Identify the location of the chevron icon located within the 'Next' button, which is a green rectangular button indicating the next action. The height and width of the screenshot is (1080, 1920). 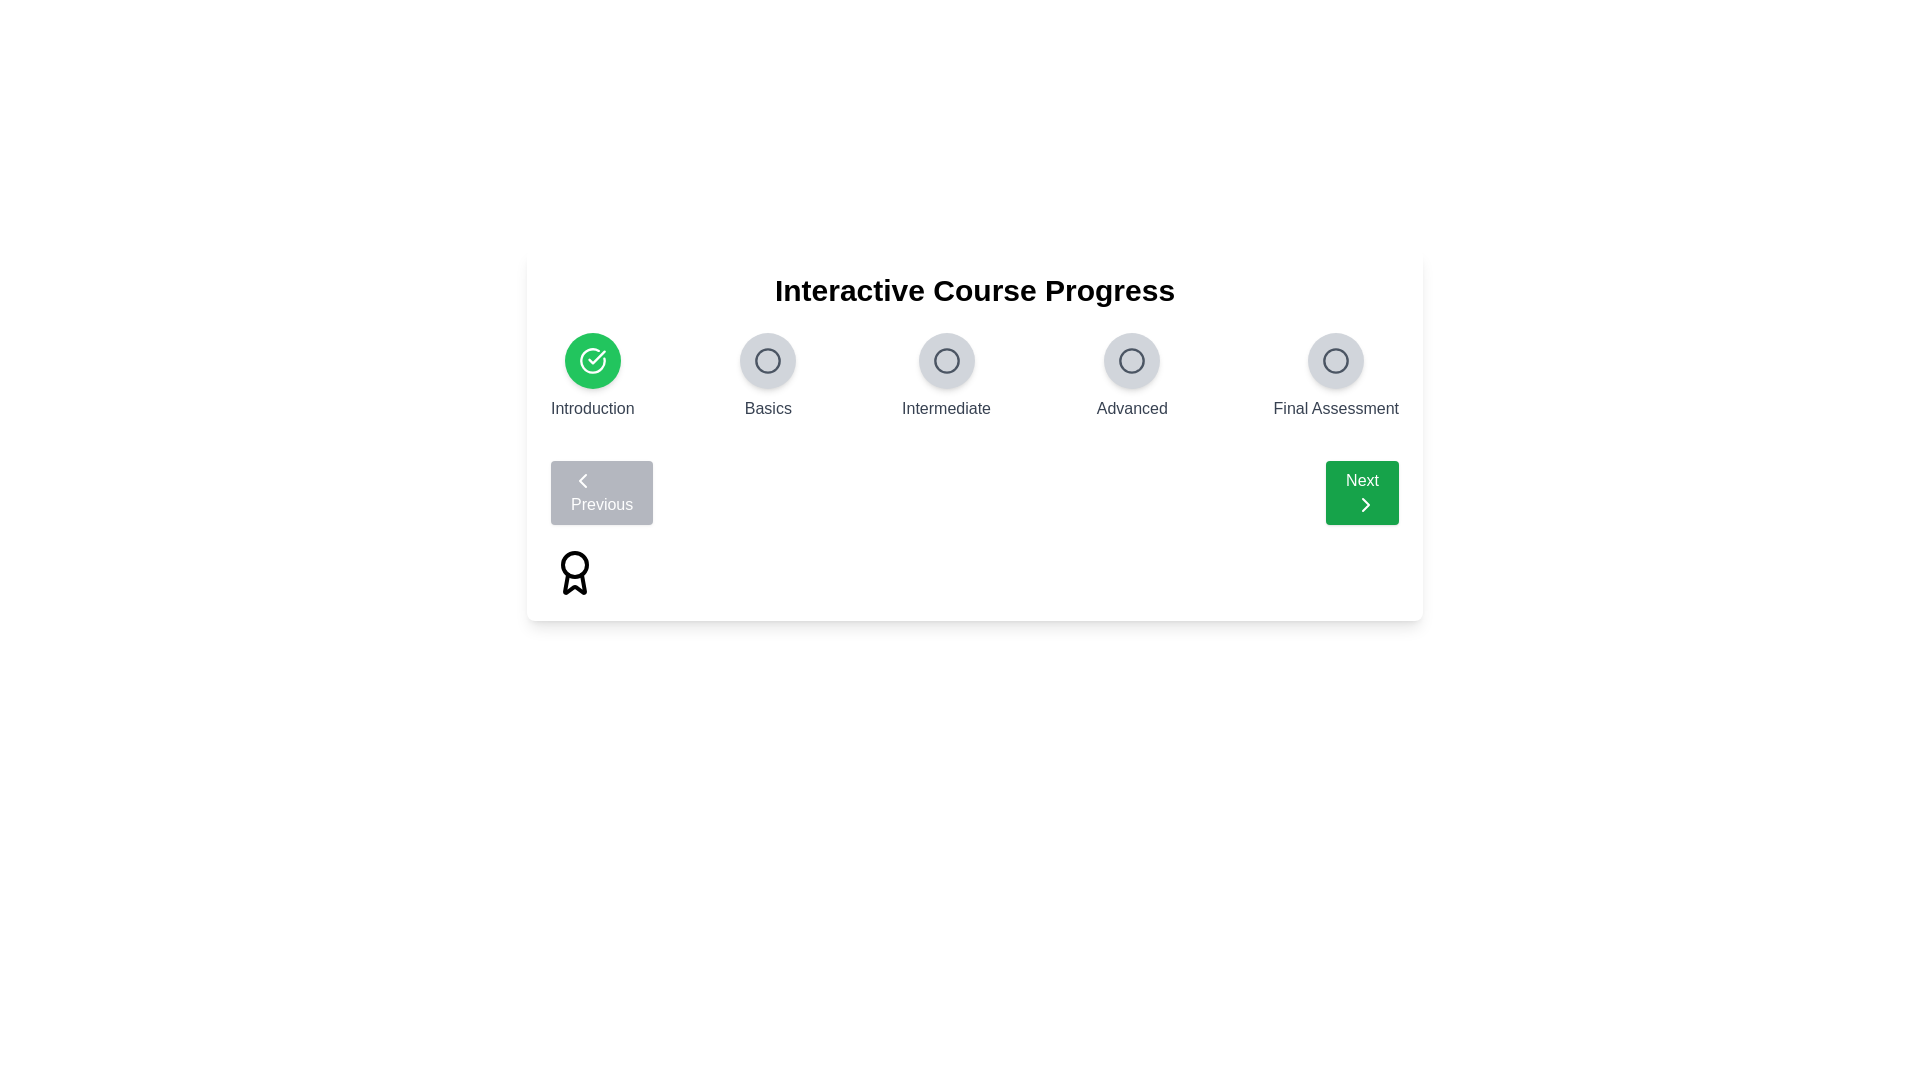
(1365, 504).